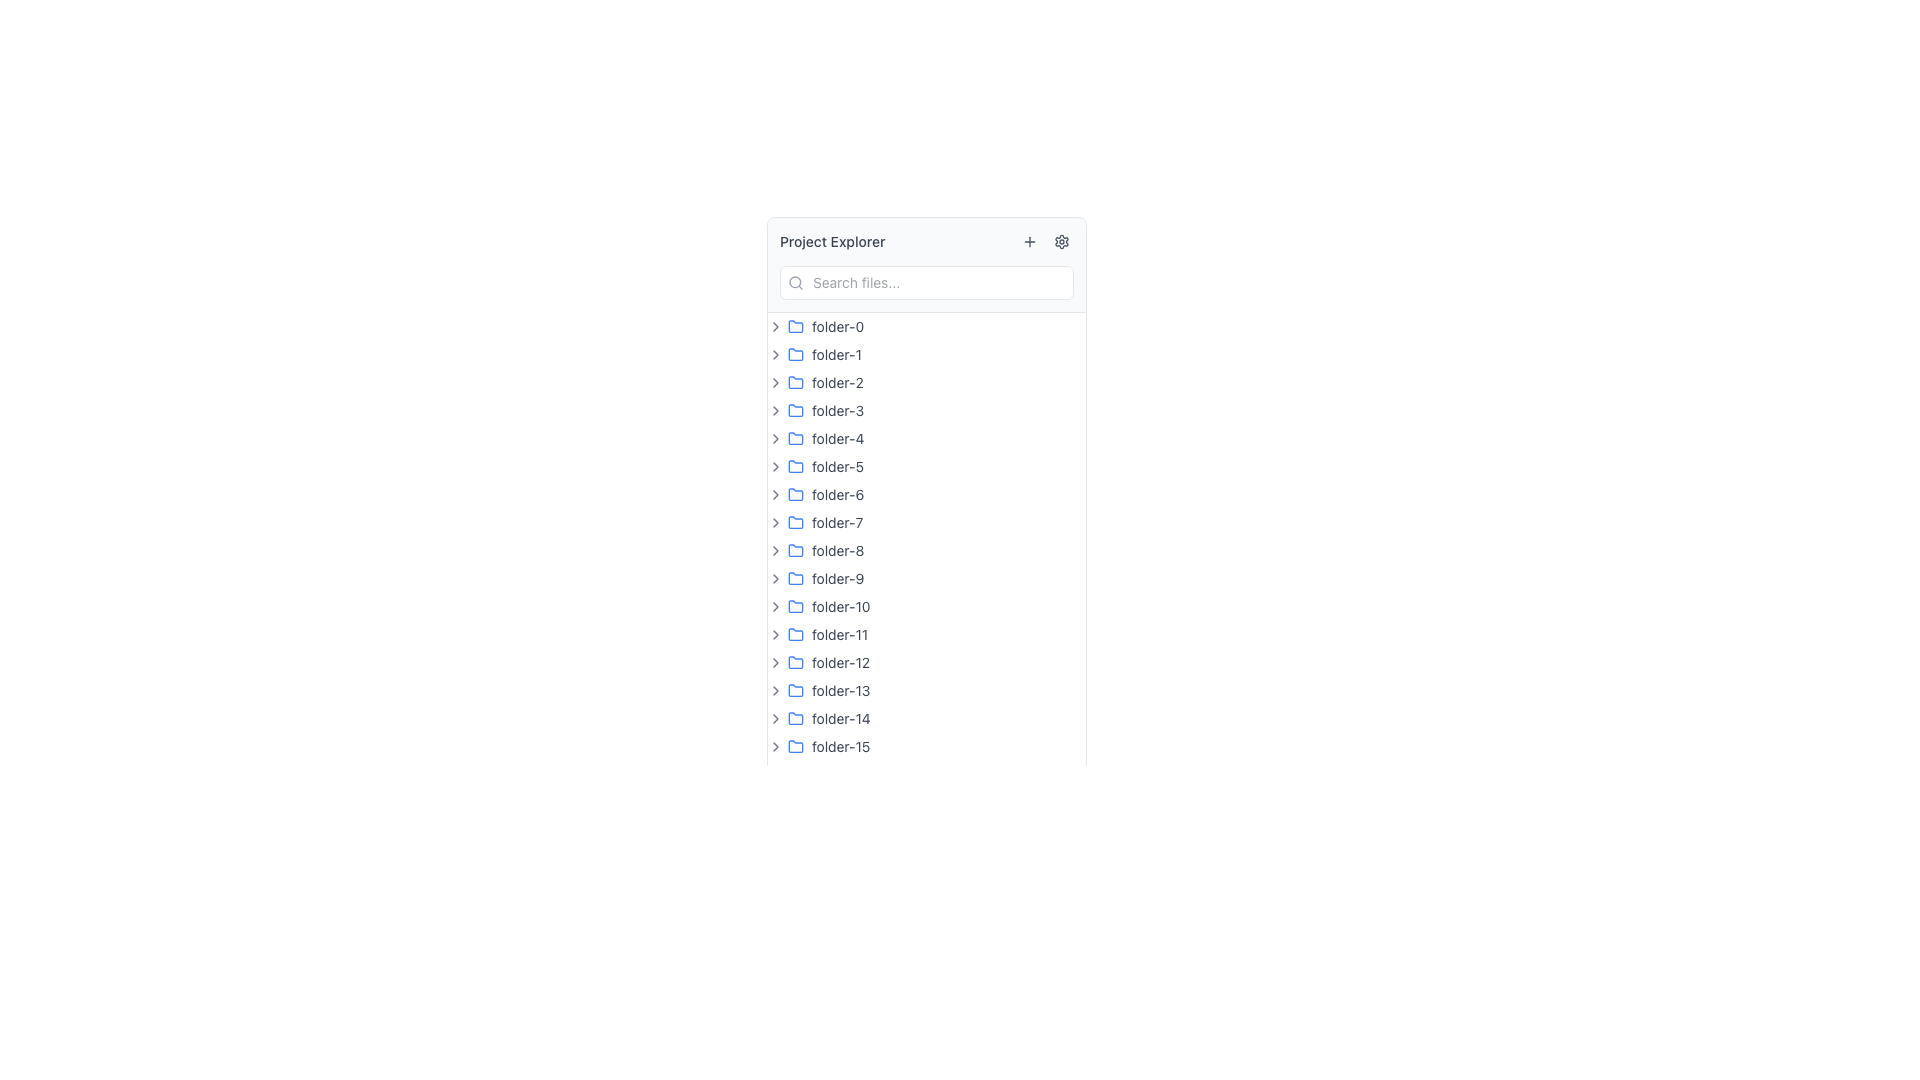 The width and height of the screenshot is (1920, 1080). I want to click on the small right-facing chevron icon, so click(775, 522).